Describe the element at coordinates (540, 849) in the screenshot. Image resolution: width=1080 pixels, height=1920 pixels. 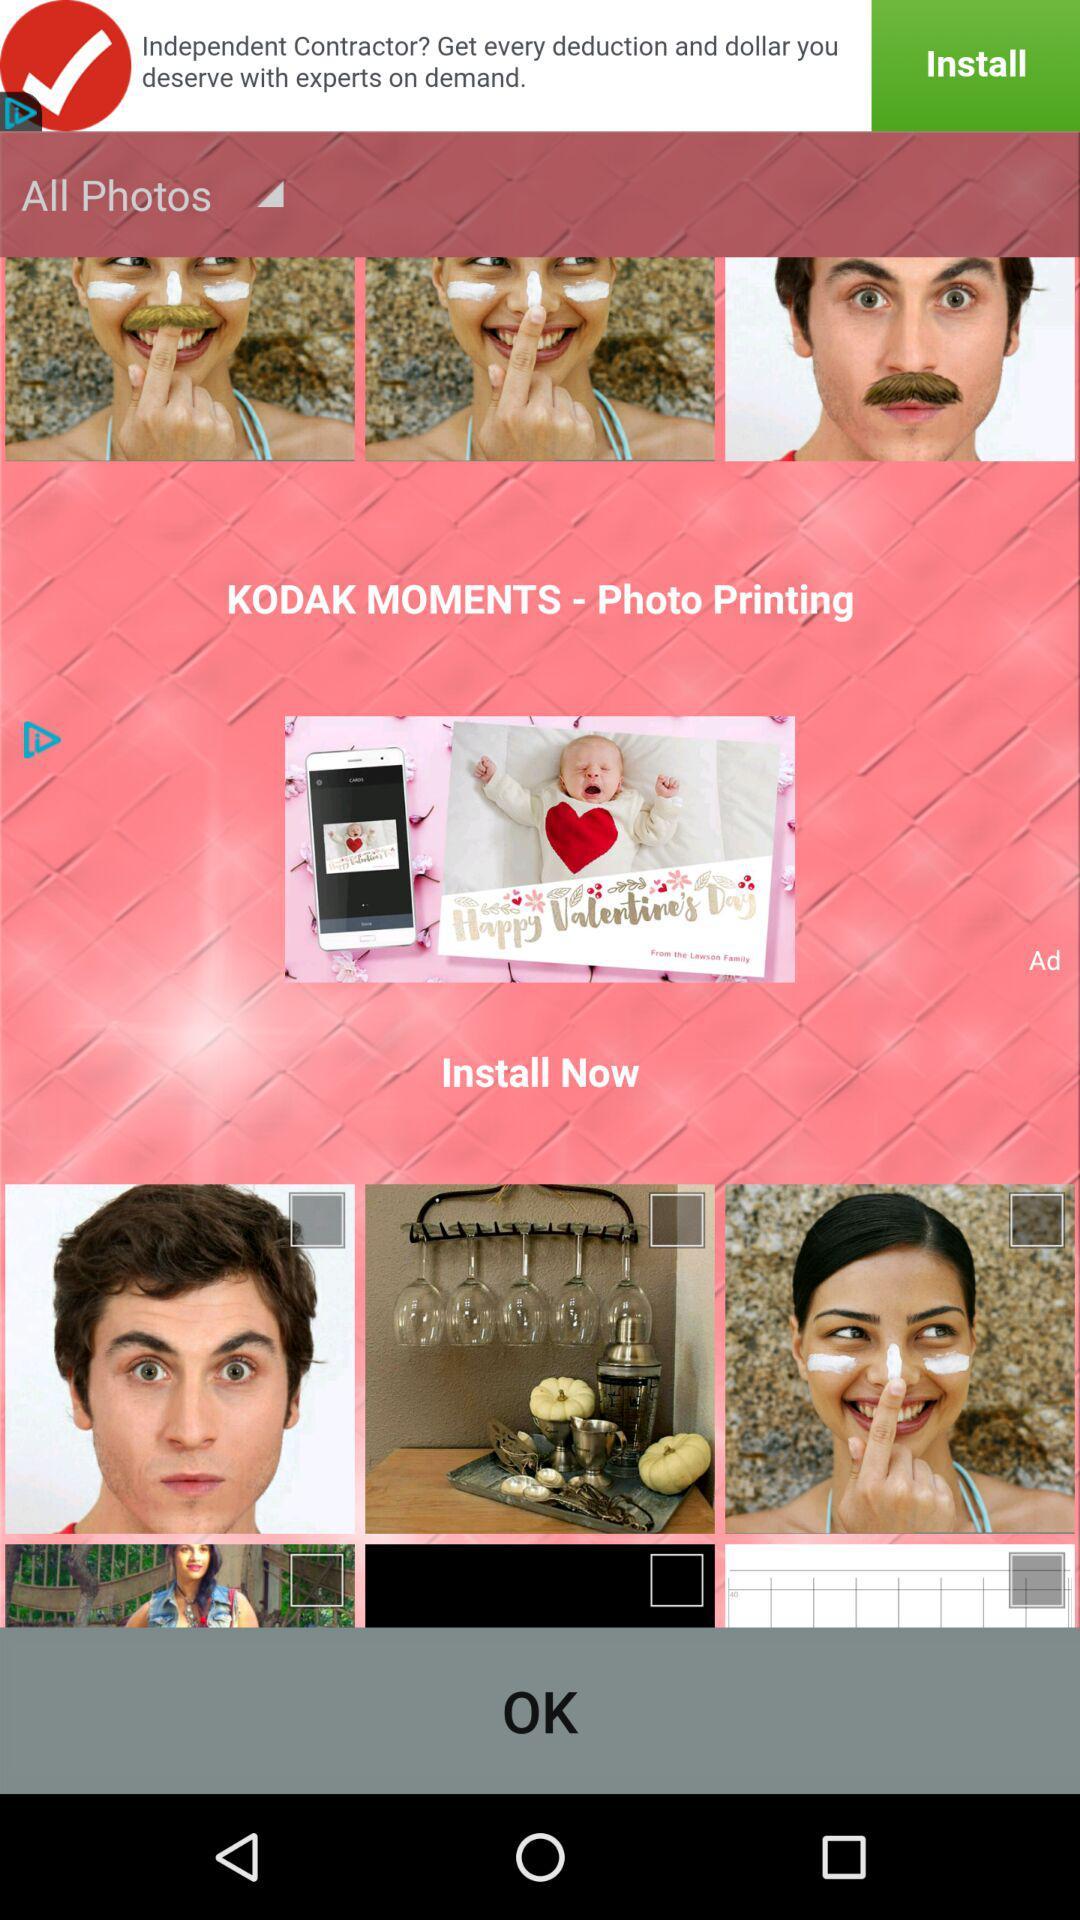
I see `the icon below the kodak moments photo icon` at that location.